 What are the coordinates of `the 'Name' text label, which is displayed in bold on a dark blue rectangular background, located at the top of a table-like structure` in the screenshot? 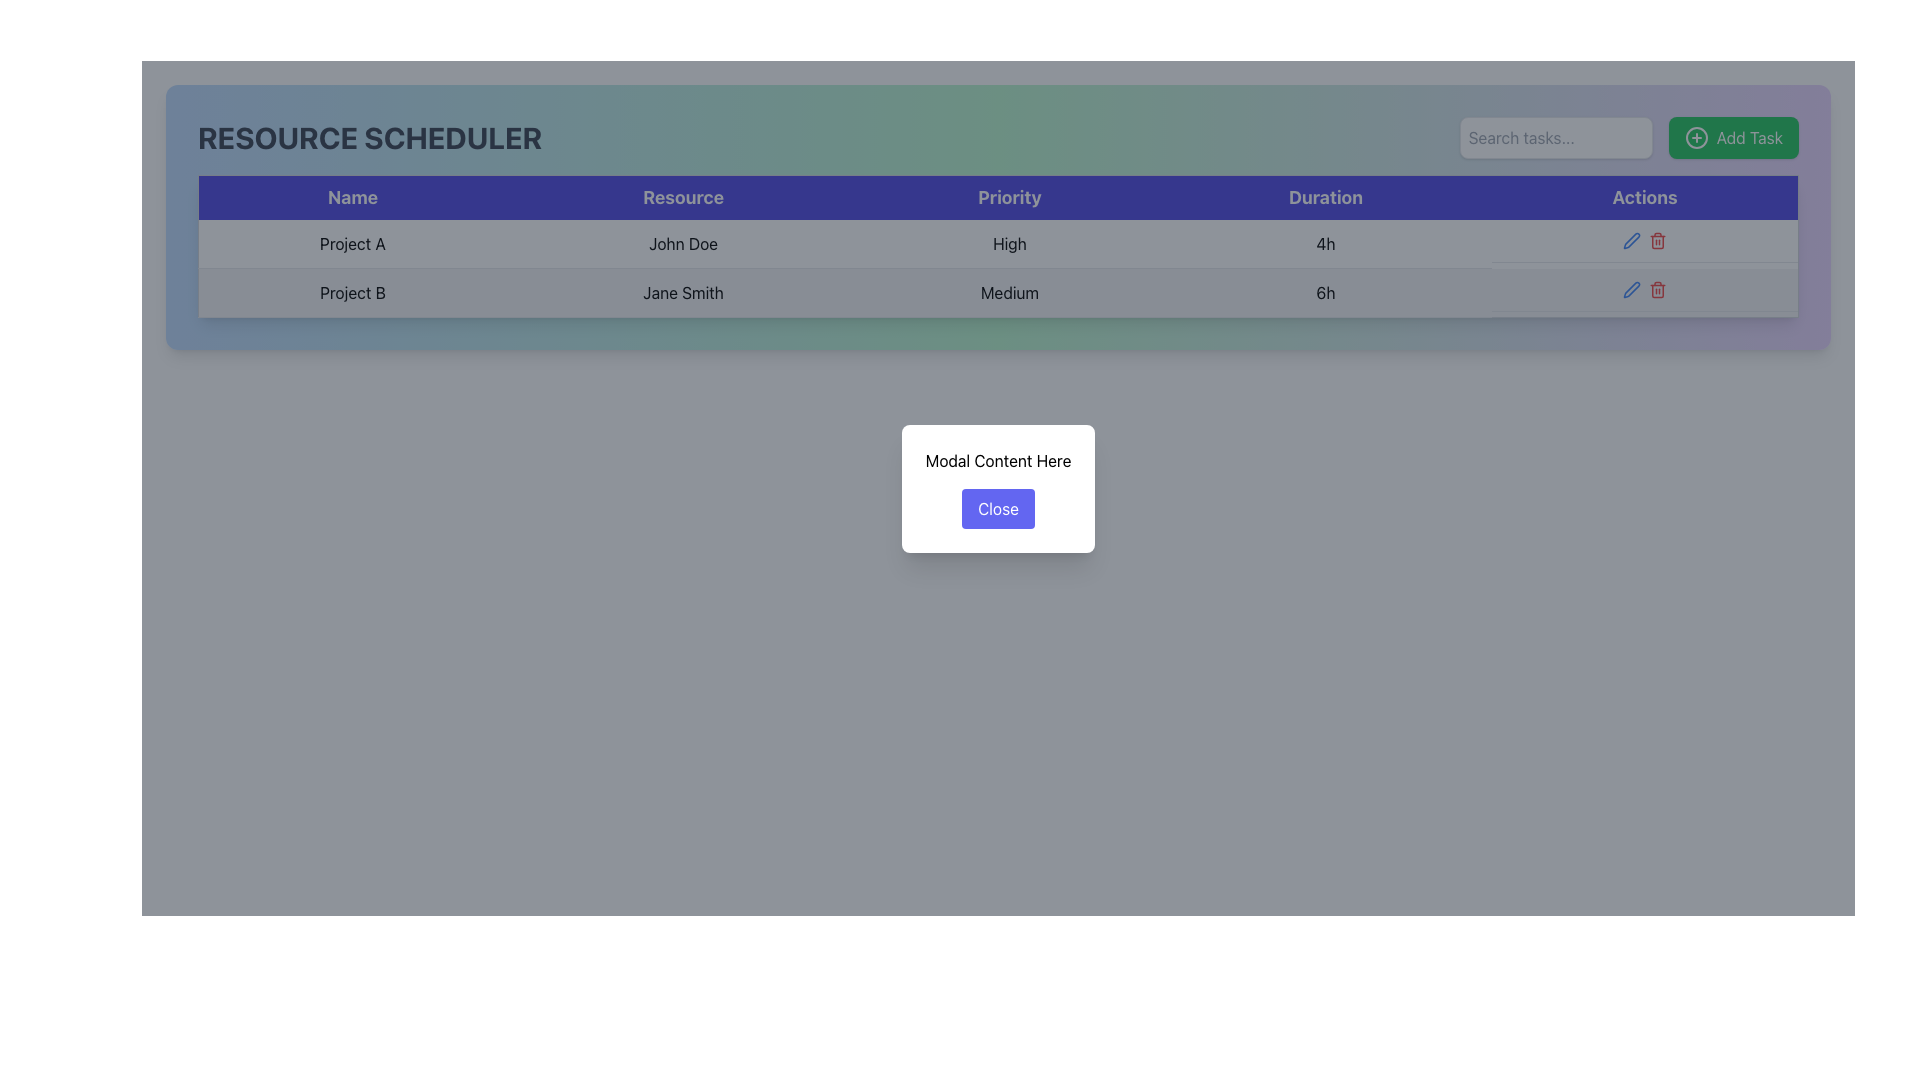 It's located at (352, 197).